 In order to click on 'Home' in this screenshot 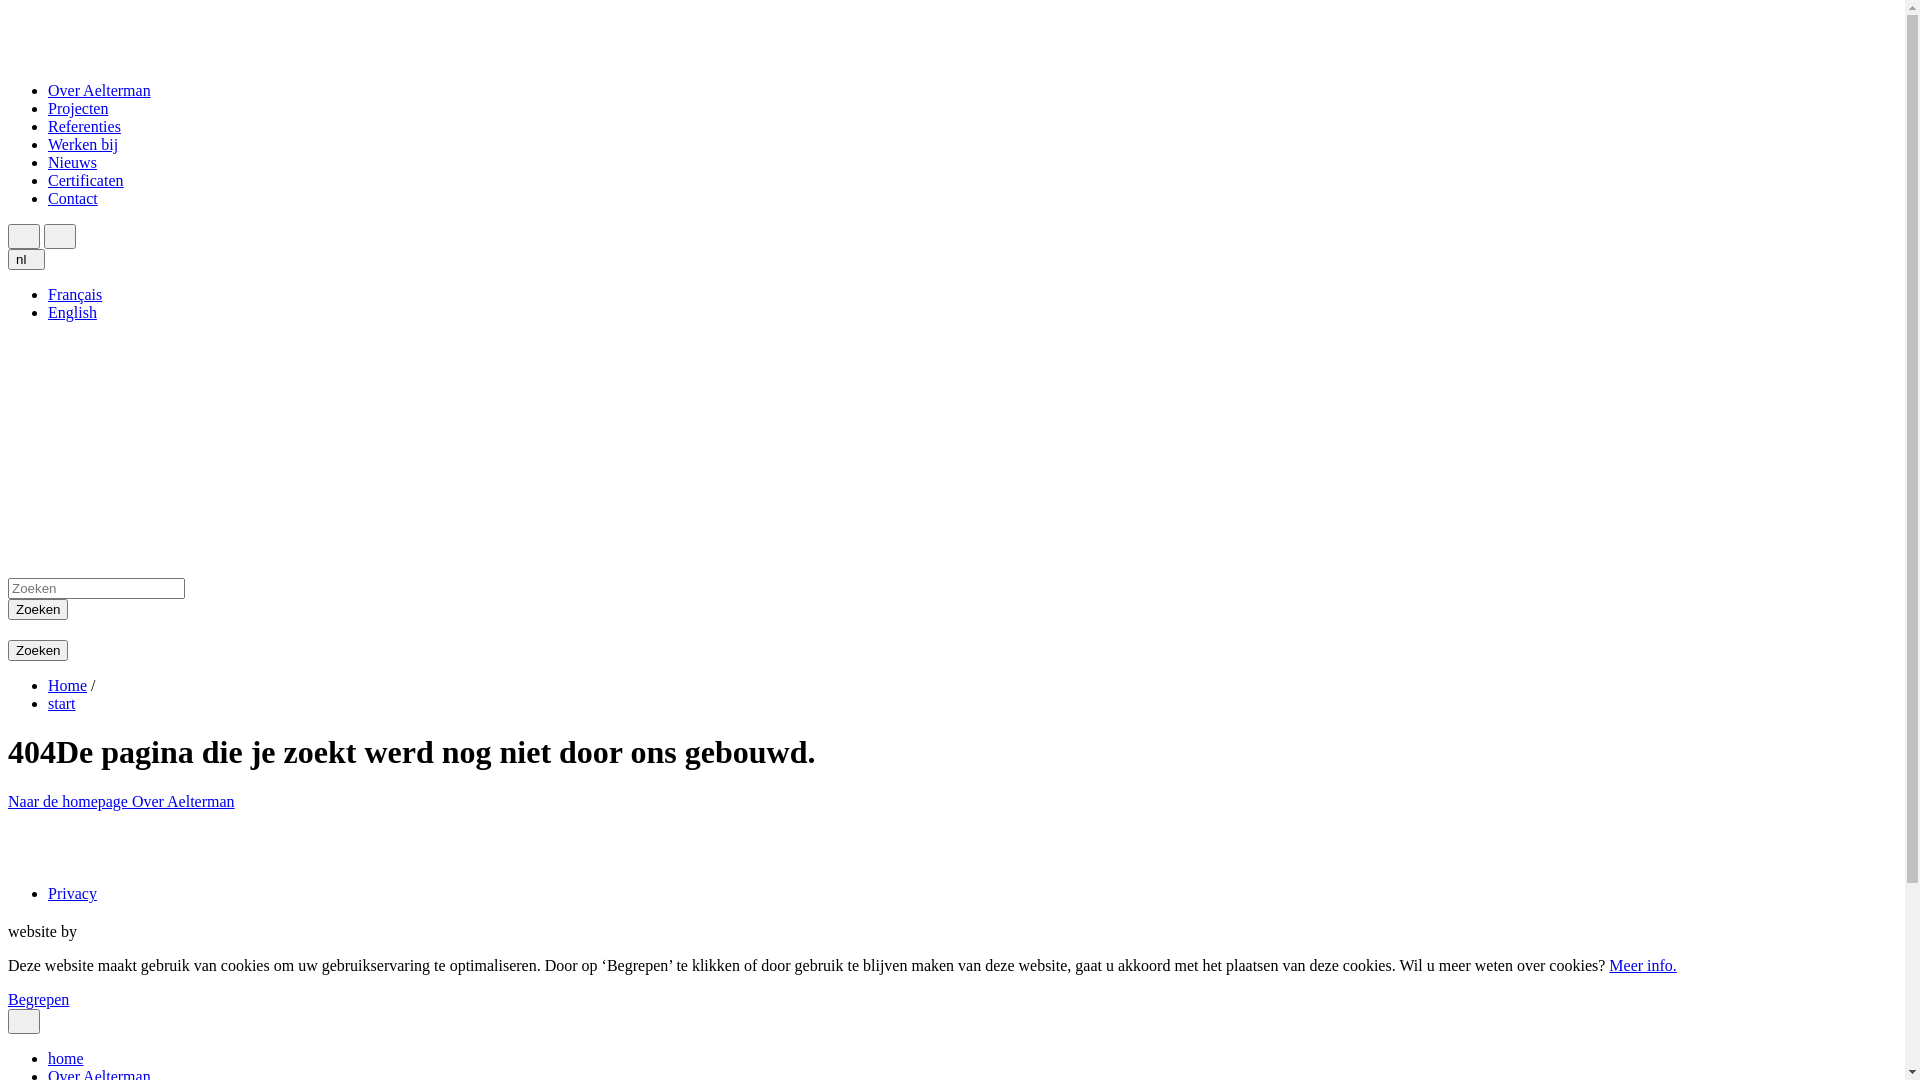, I will do `click(67, 684)`.